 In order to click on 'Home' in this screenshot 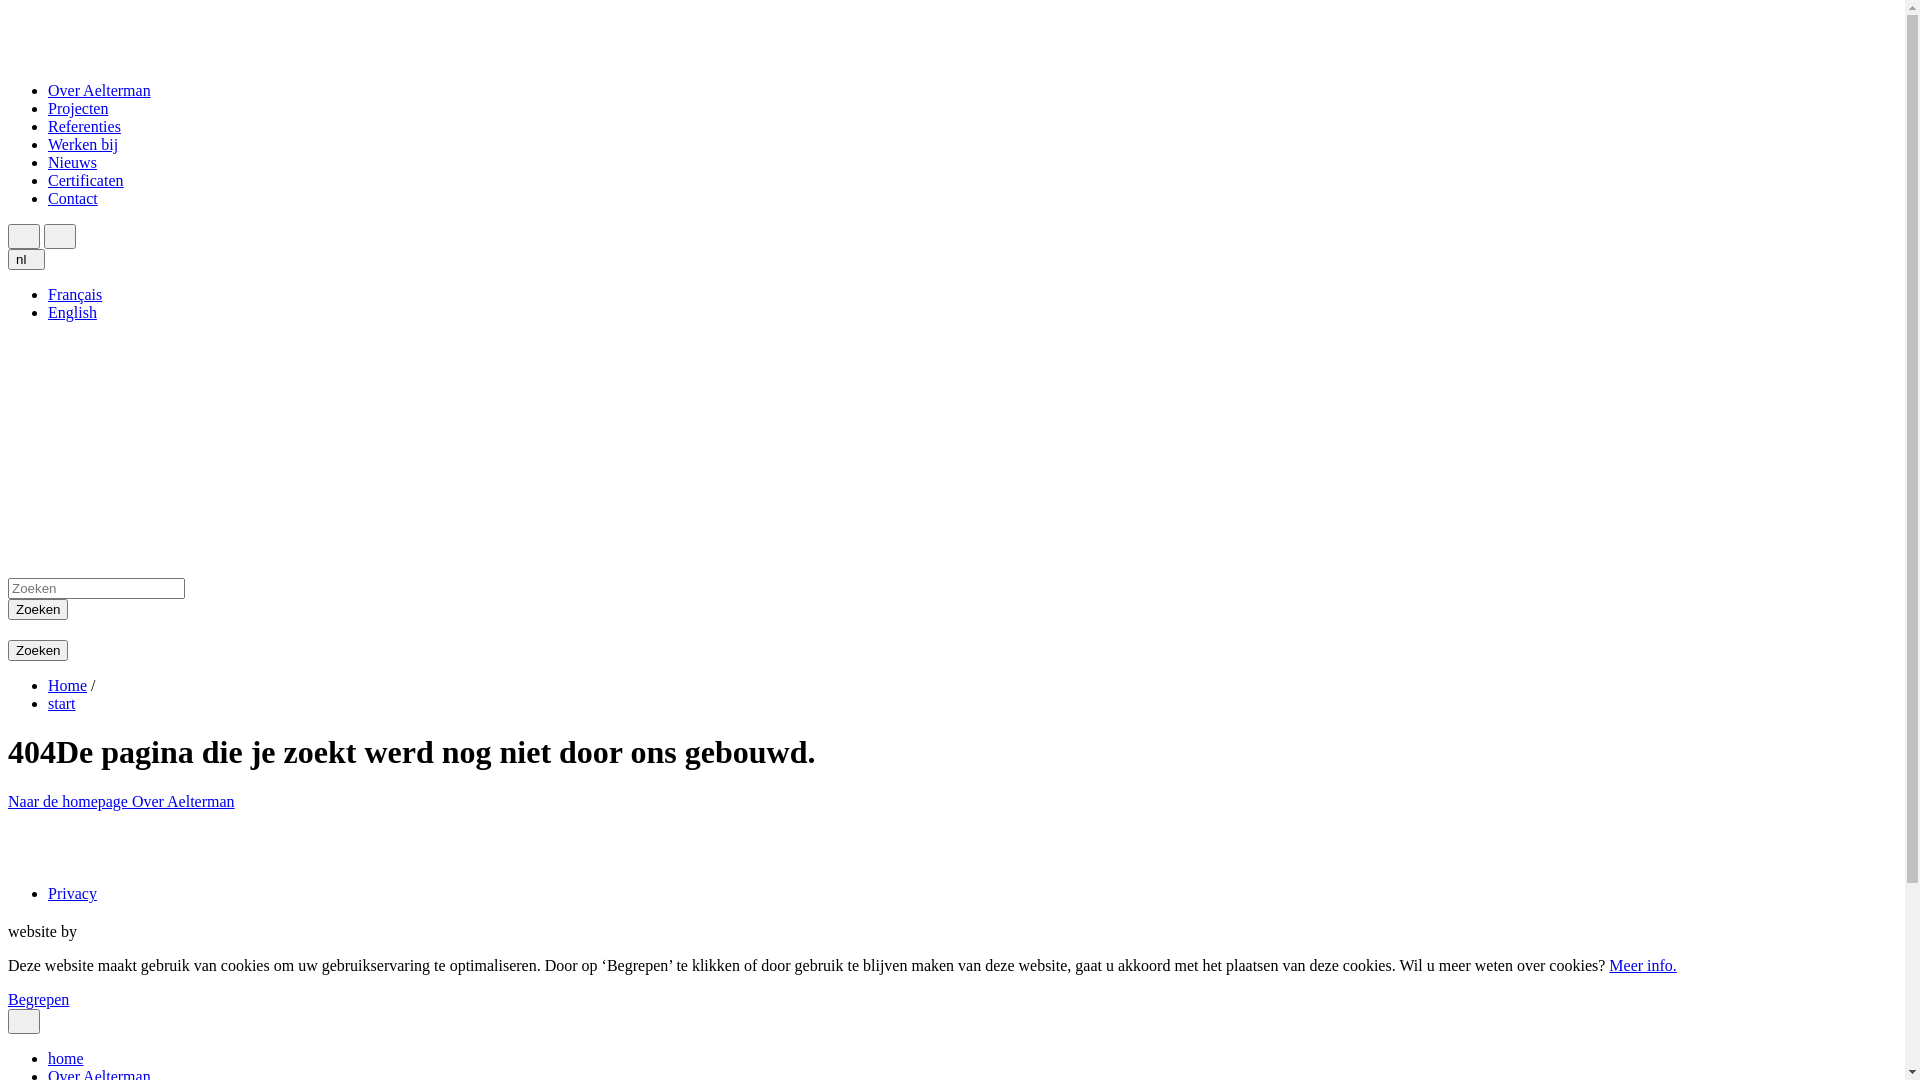, I will do `click(67, 684)`.